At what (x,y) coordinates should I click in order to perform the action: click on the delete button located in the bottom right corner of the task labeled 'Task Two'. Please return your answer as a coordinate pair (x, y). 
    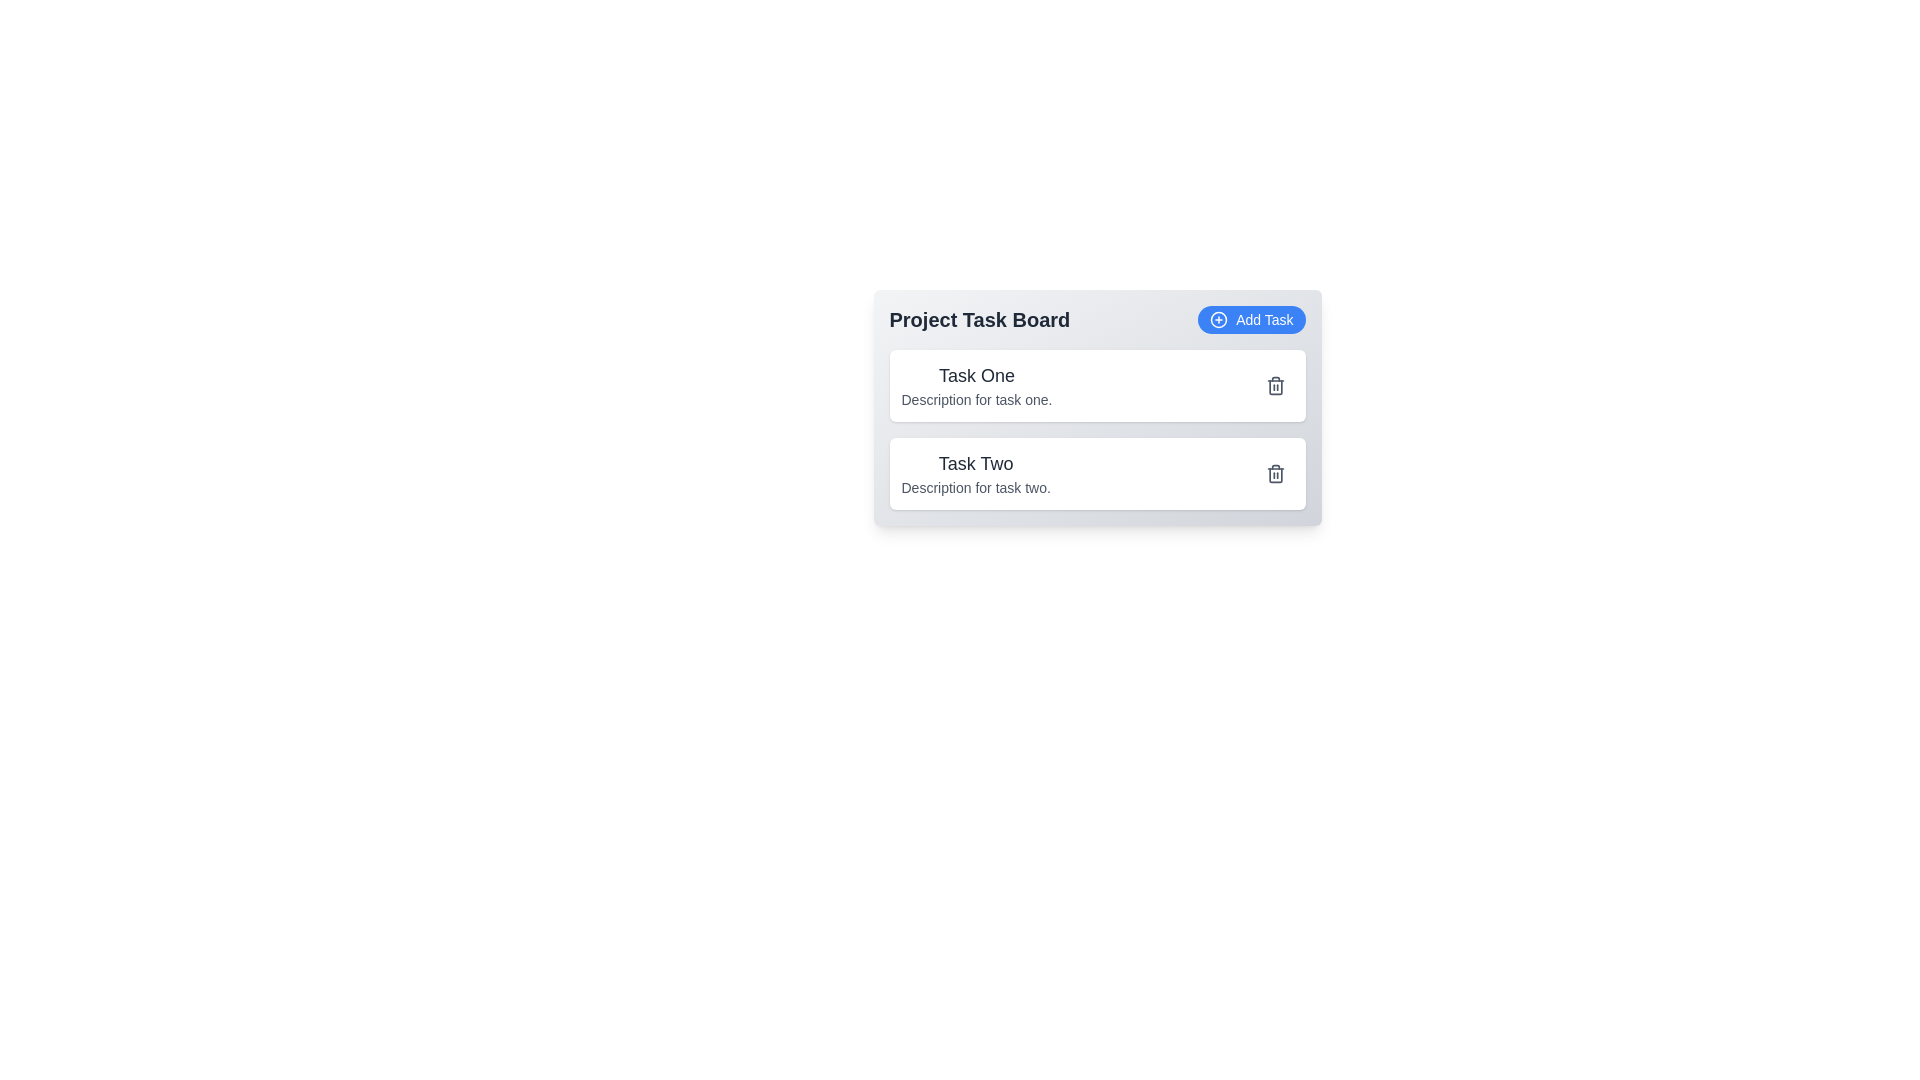
    Looking at the image, I should click on (1274, 474).